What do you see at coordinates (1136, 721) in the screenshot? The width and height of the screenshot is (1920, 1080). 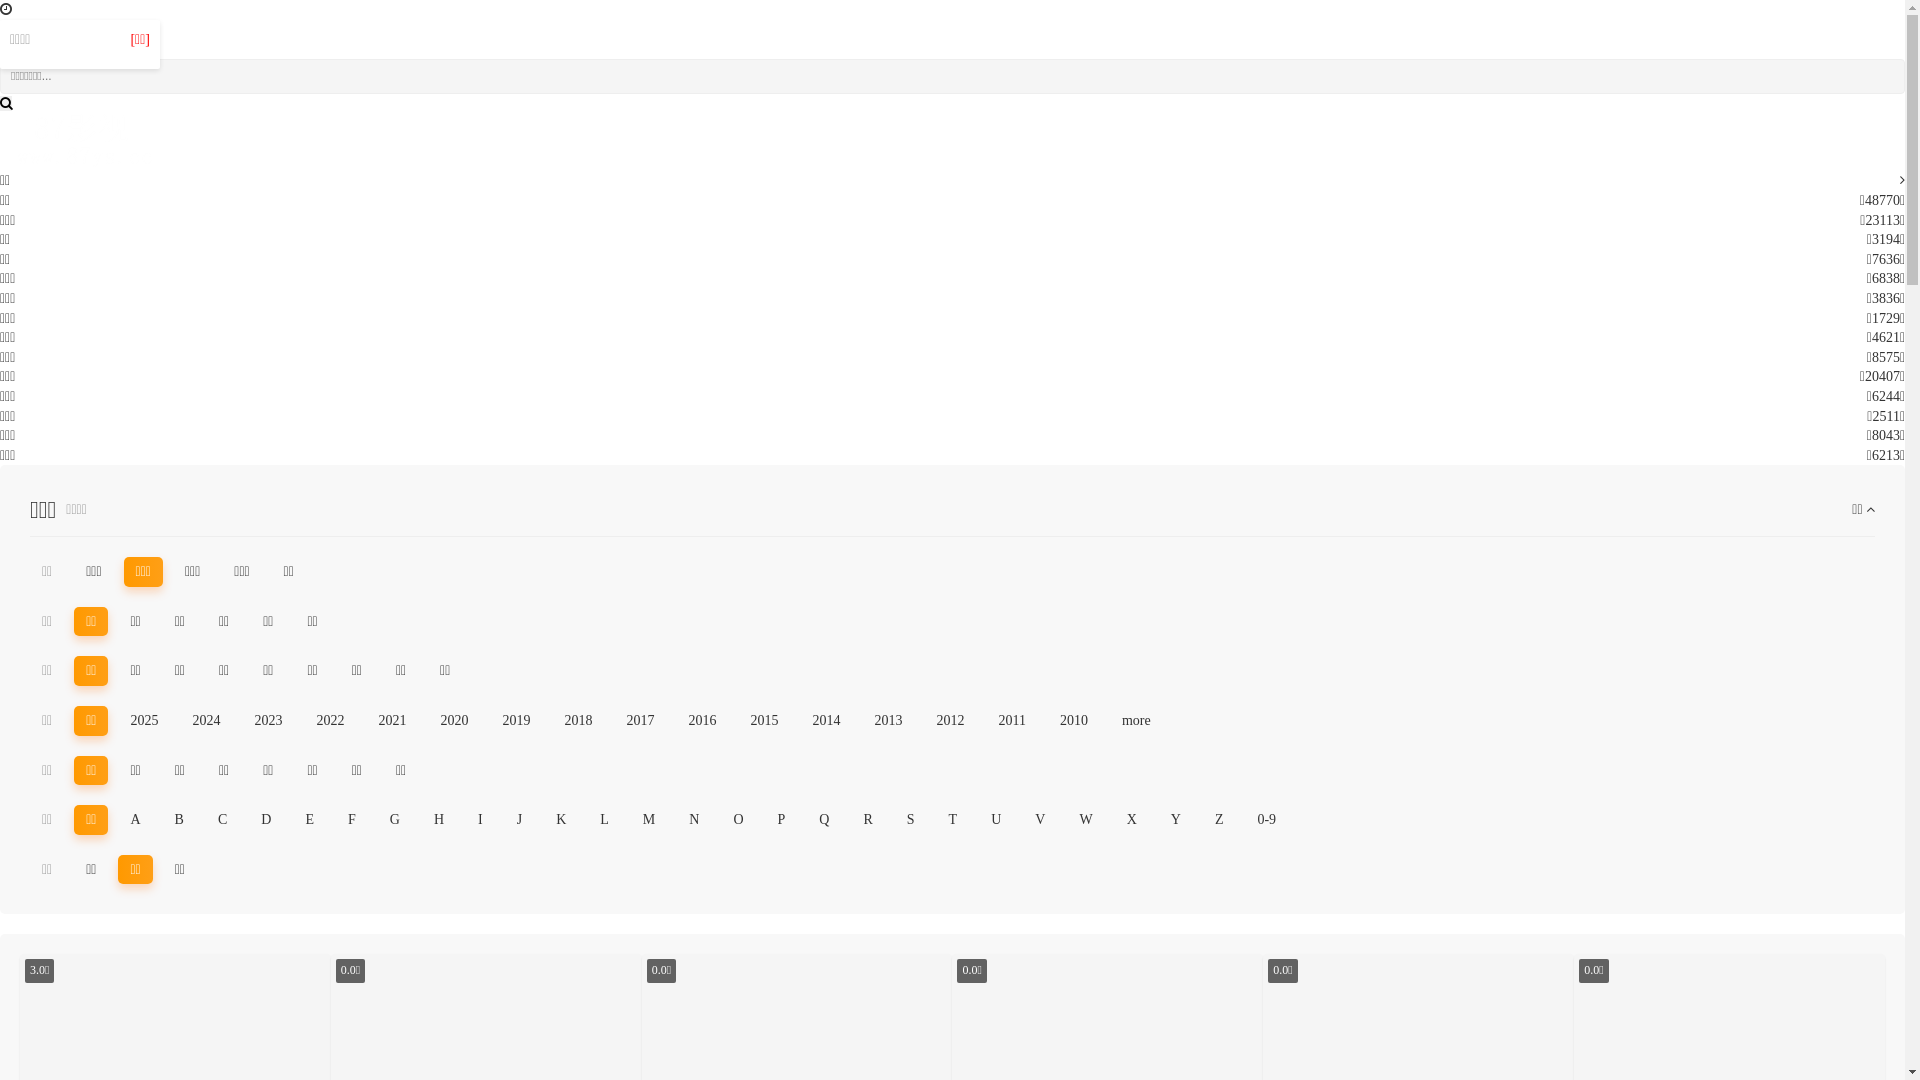 I see `'more'` at bounding box center [1136, 721].